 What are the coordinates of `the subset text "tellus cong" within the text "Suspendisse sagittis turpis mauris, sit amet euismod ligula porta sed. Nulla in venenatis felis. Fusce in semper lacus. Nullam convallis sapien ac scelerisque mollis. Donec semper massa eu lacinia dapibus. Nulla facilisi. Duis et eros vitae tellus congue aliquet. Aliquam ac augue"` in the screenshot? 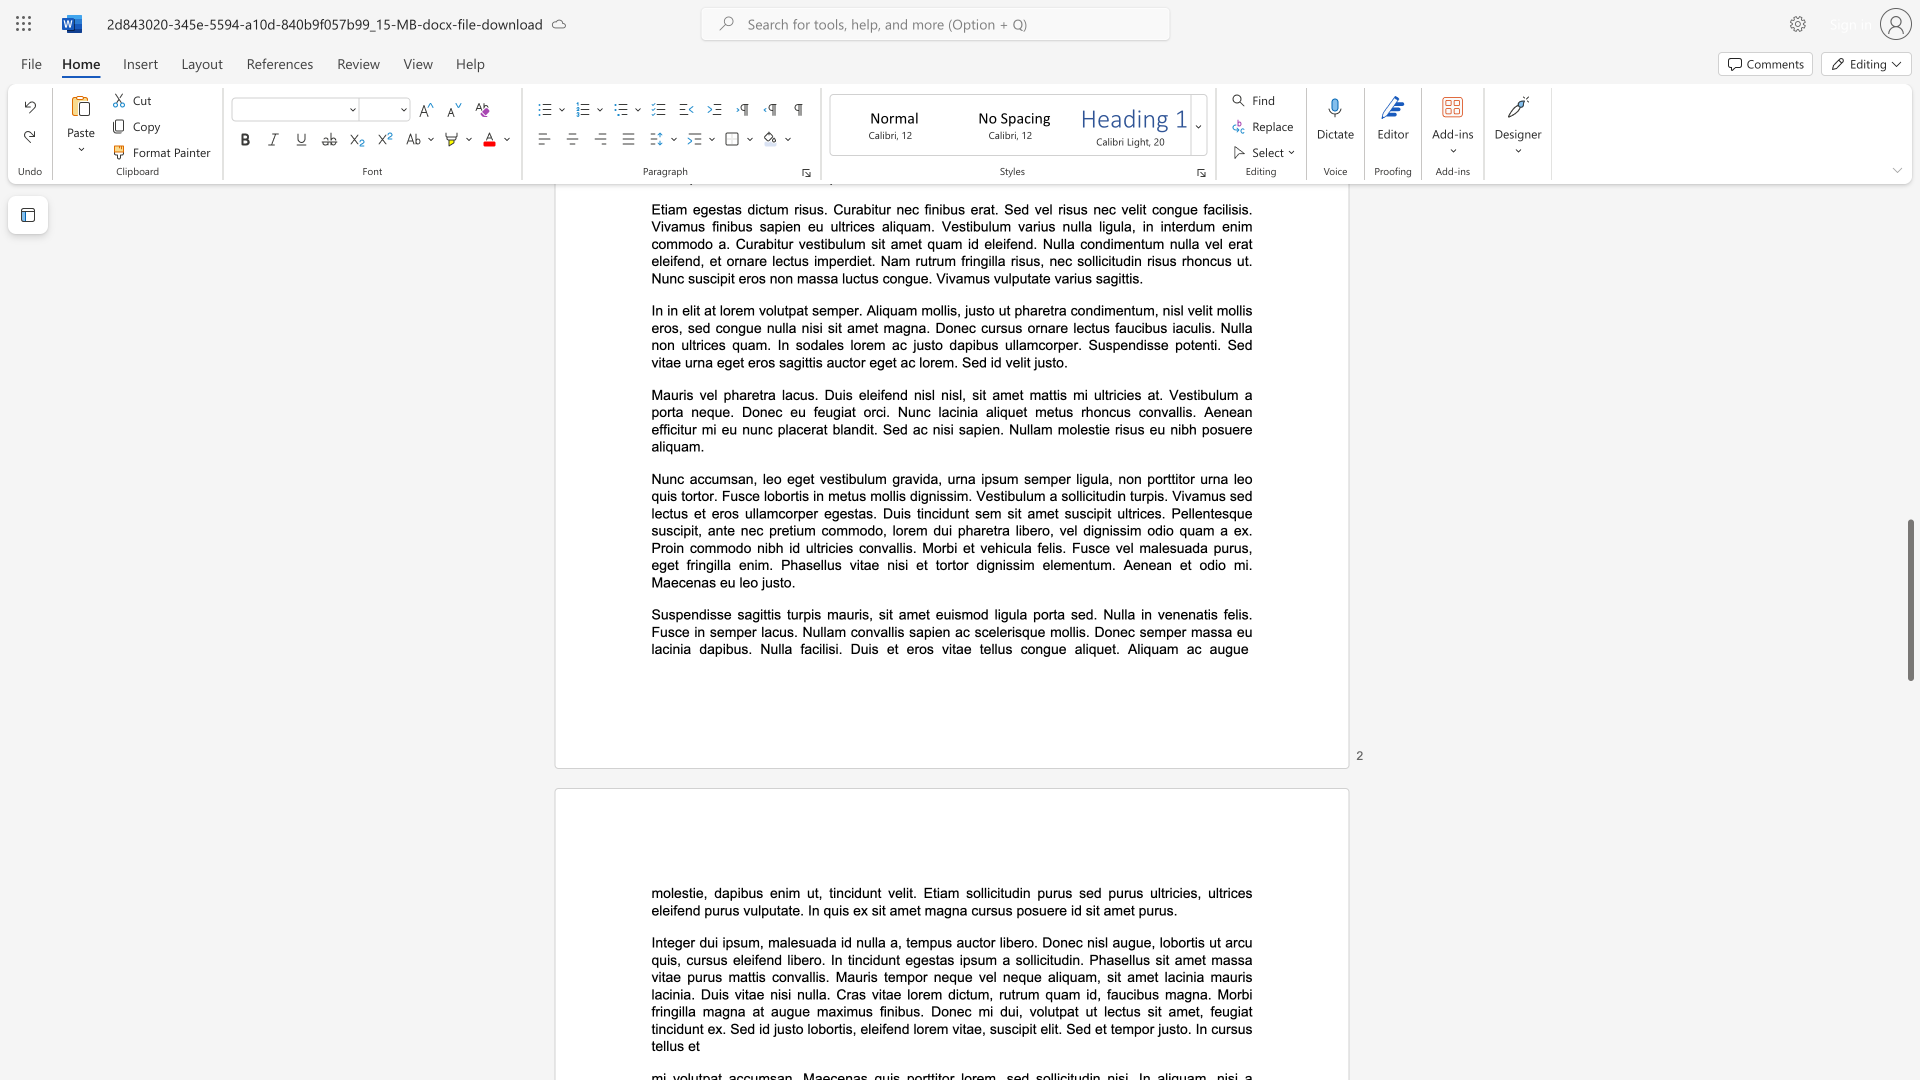 It's located at (979, 649).